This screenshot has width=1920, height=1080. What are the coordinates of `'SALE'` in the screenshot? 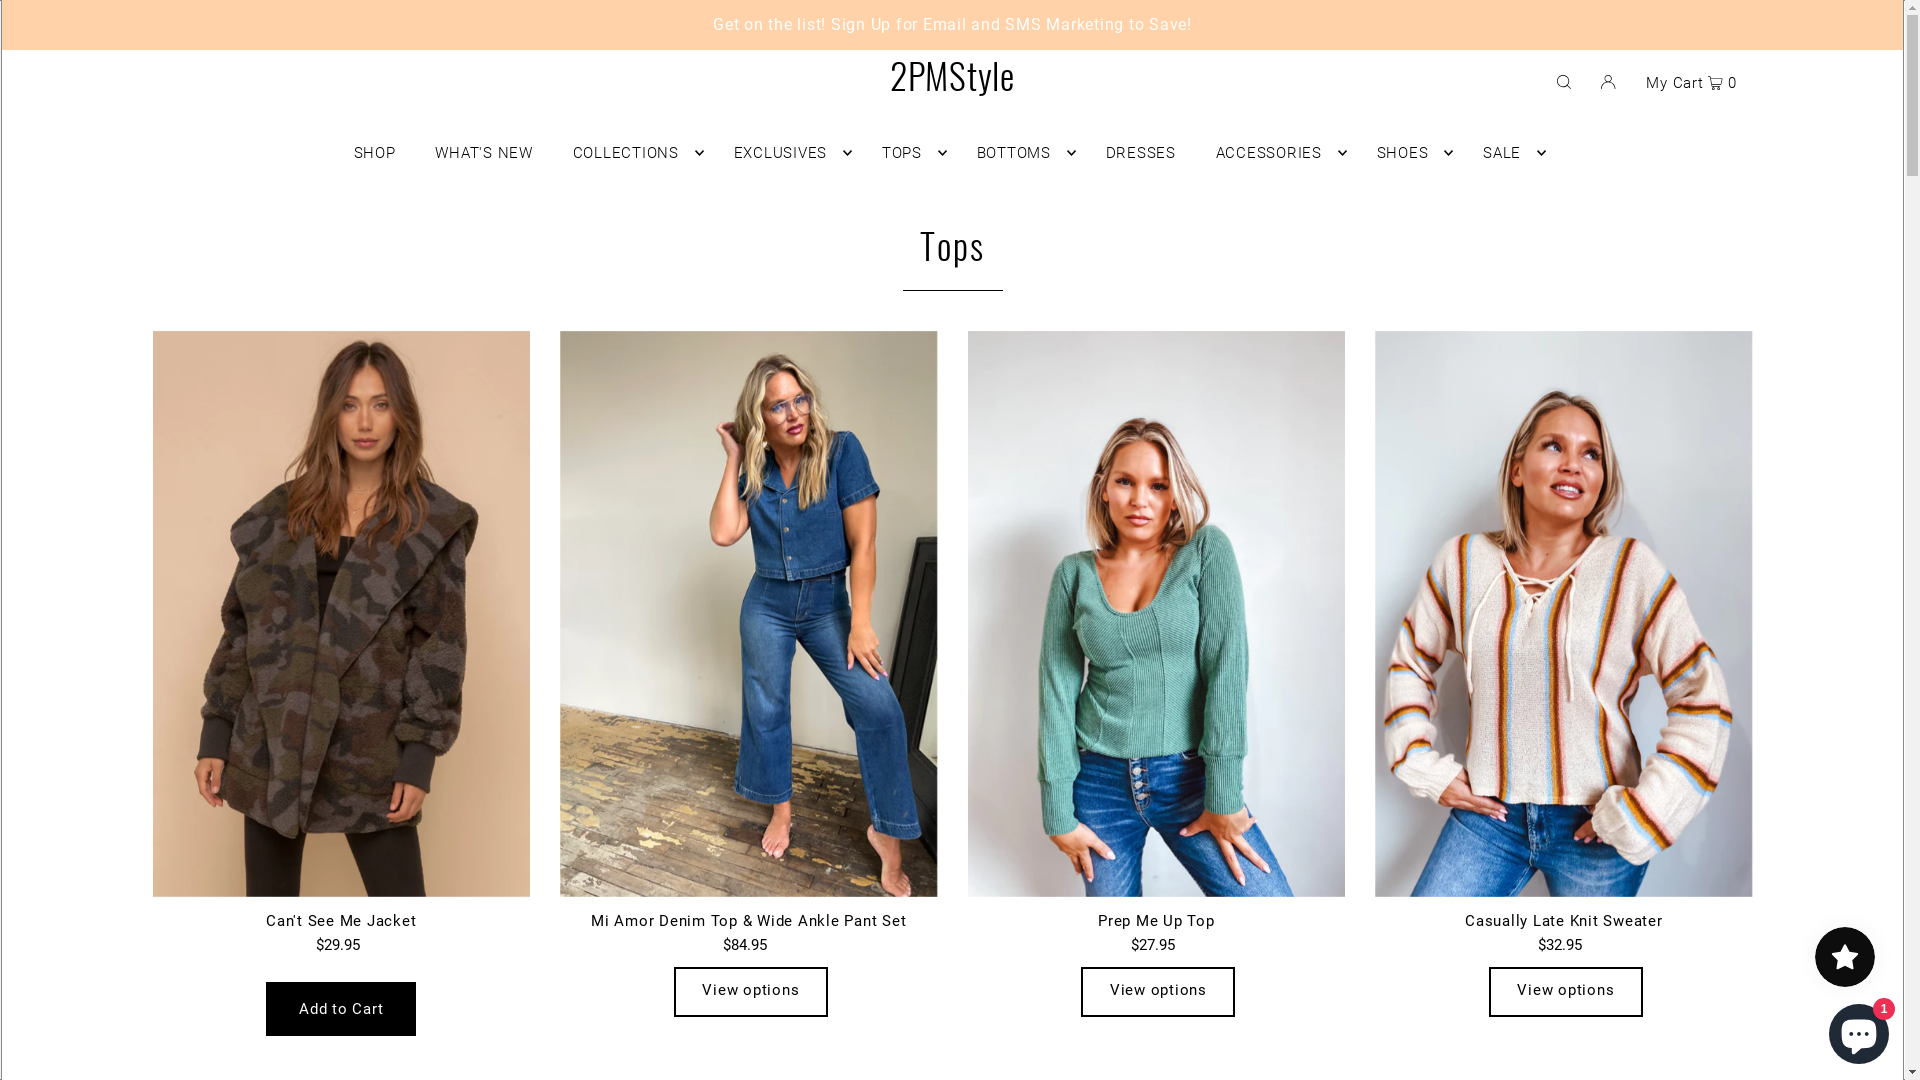 It's located at (1509, 152).